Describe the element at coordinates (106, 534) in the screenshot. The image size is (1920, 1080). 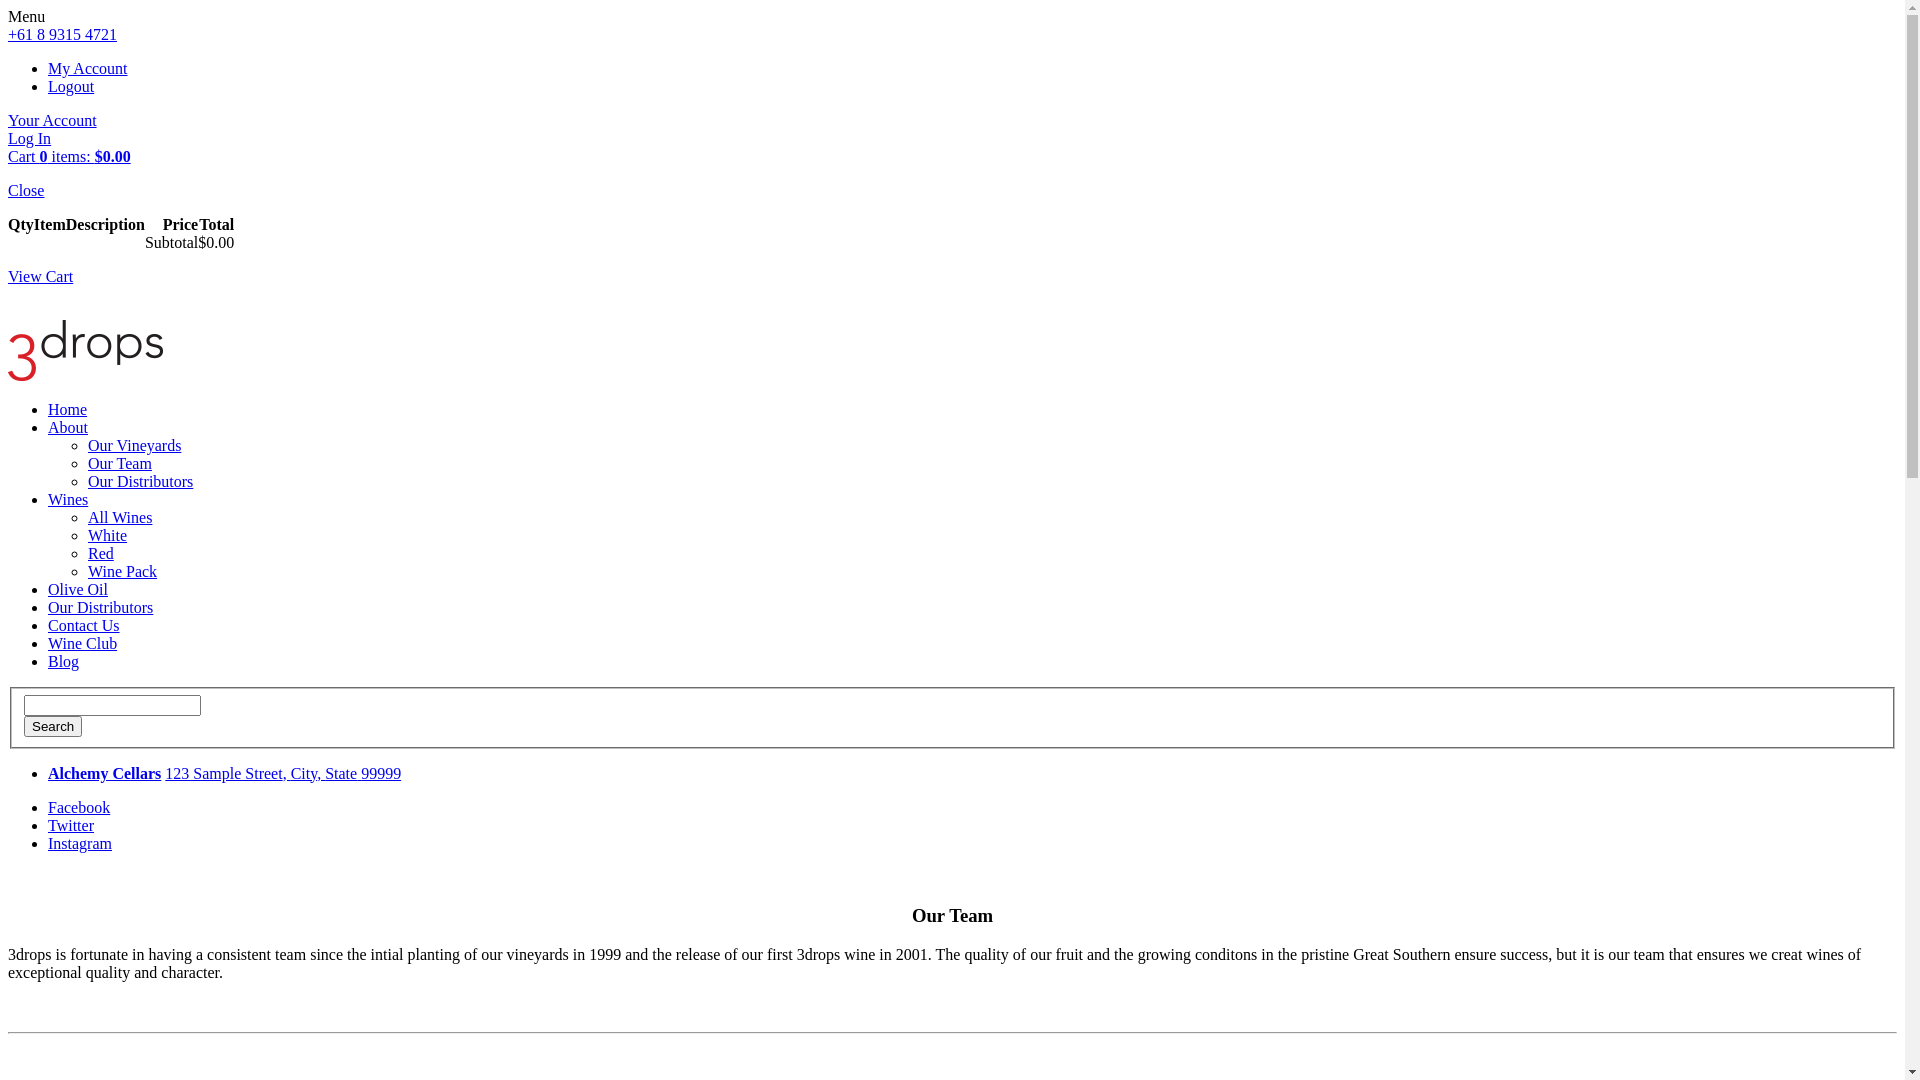
I see `'White'` at that location.